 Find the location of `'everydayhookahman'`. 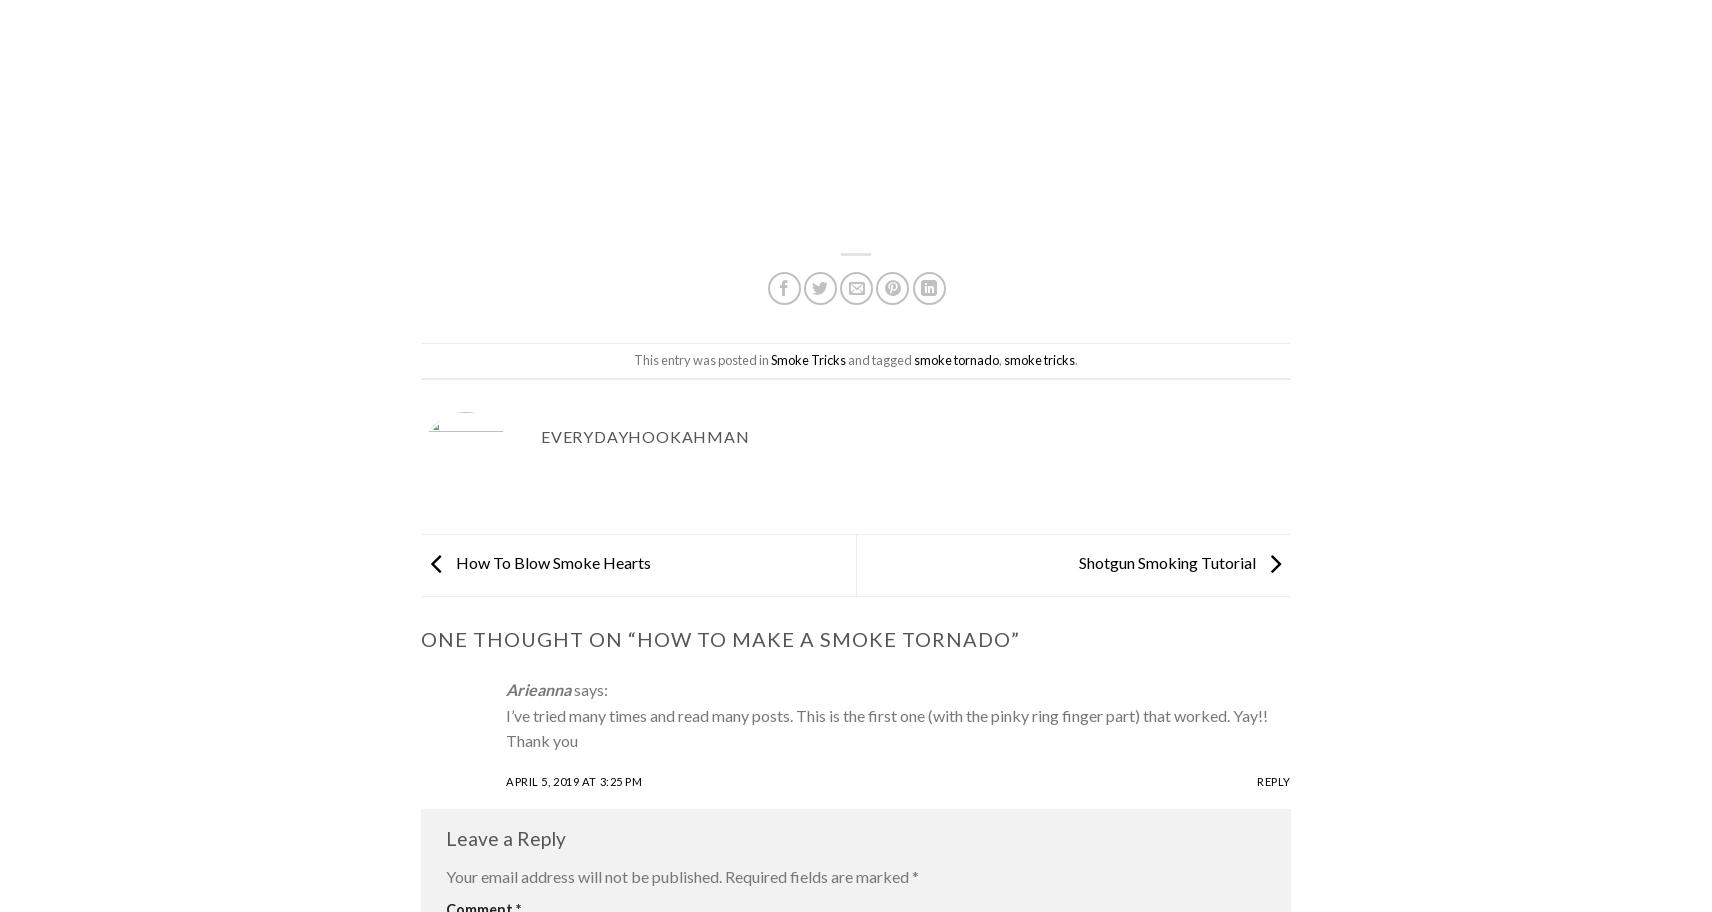

'everydayhookahman' is located at coordinates (539, 435).